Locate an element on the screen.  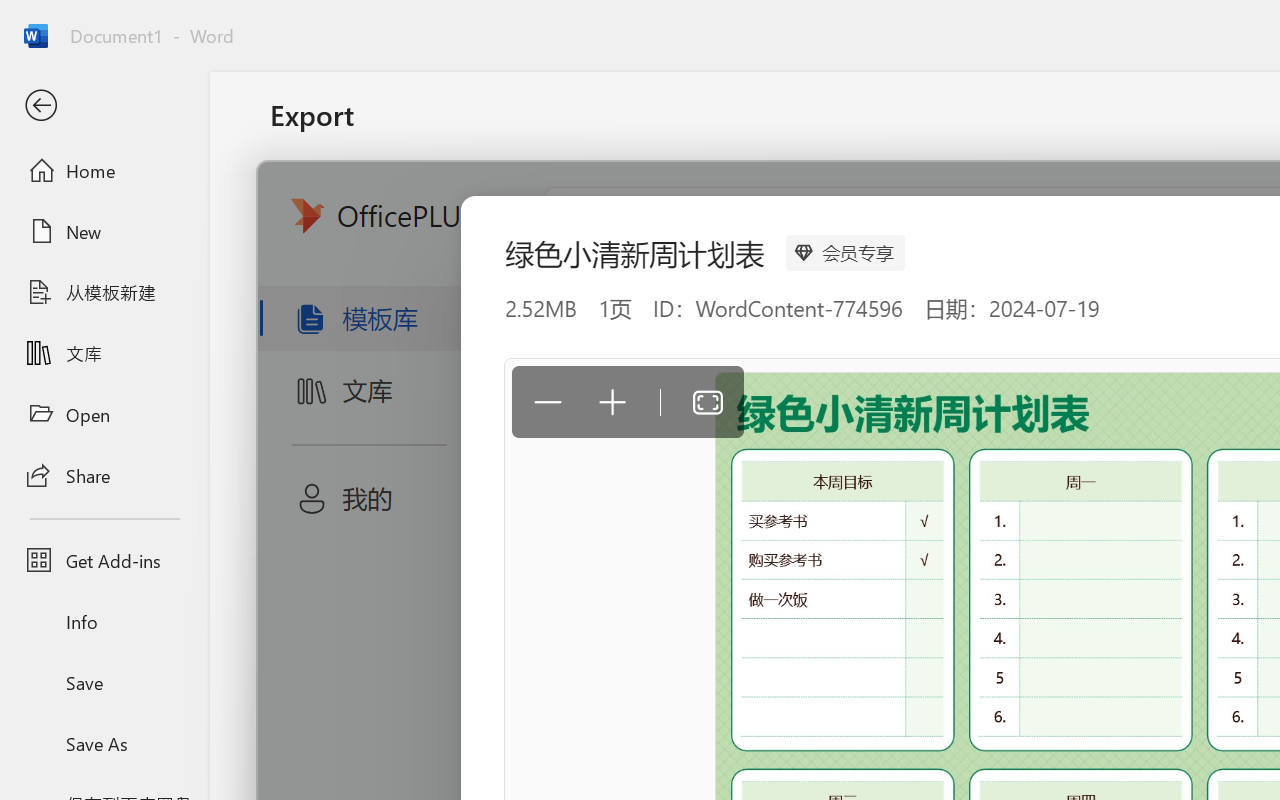
'Save As' is located at coordinates (103, 743).